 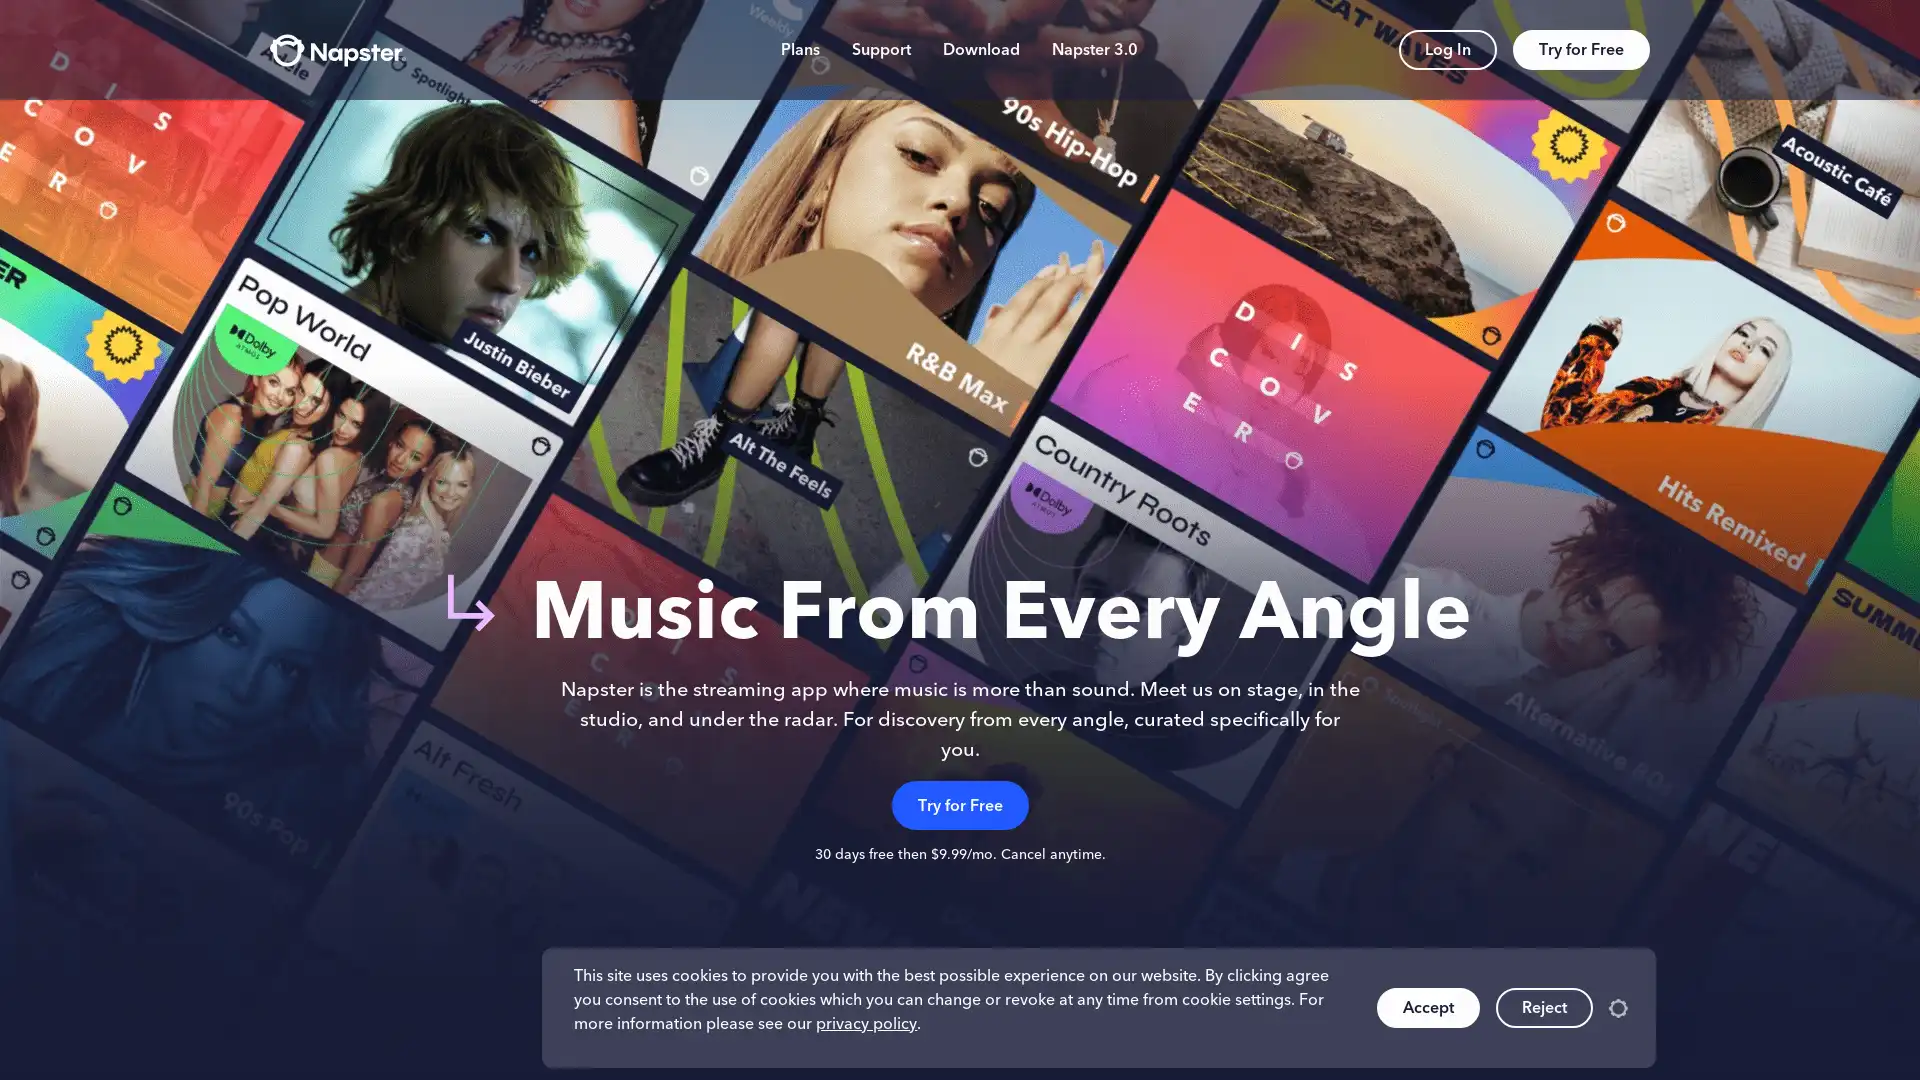 What do you see at coordinates (1427, 1007) in the screenshot?
I see `Accept` at bounding box center [1427, 1007].